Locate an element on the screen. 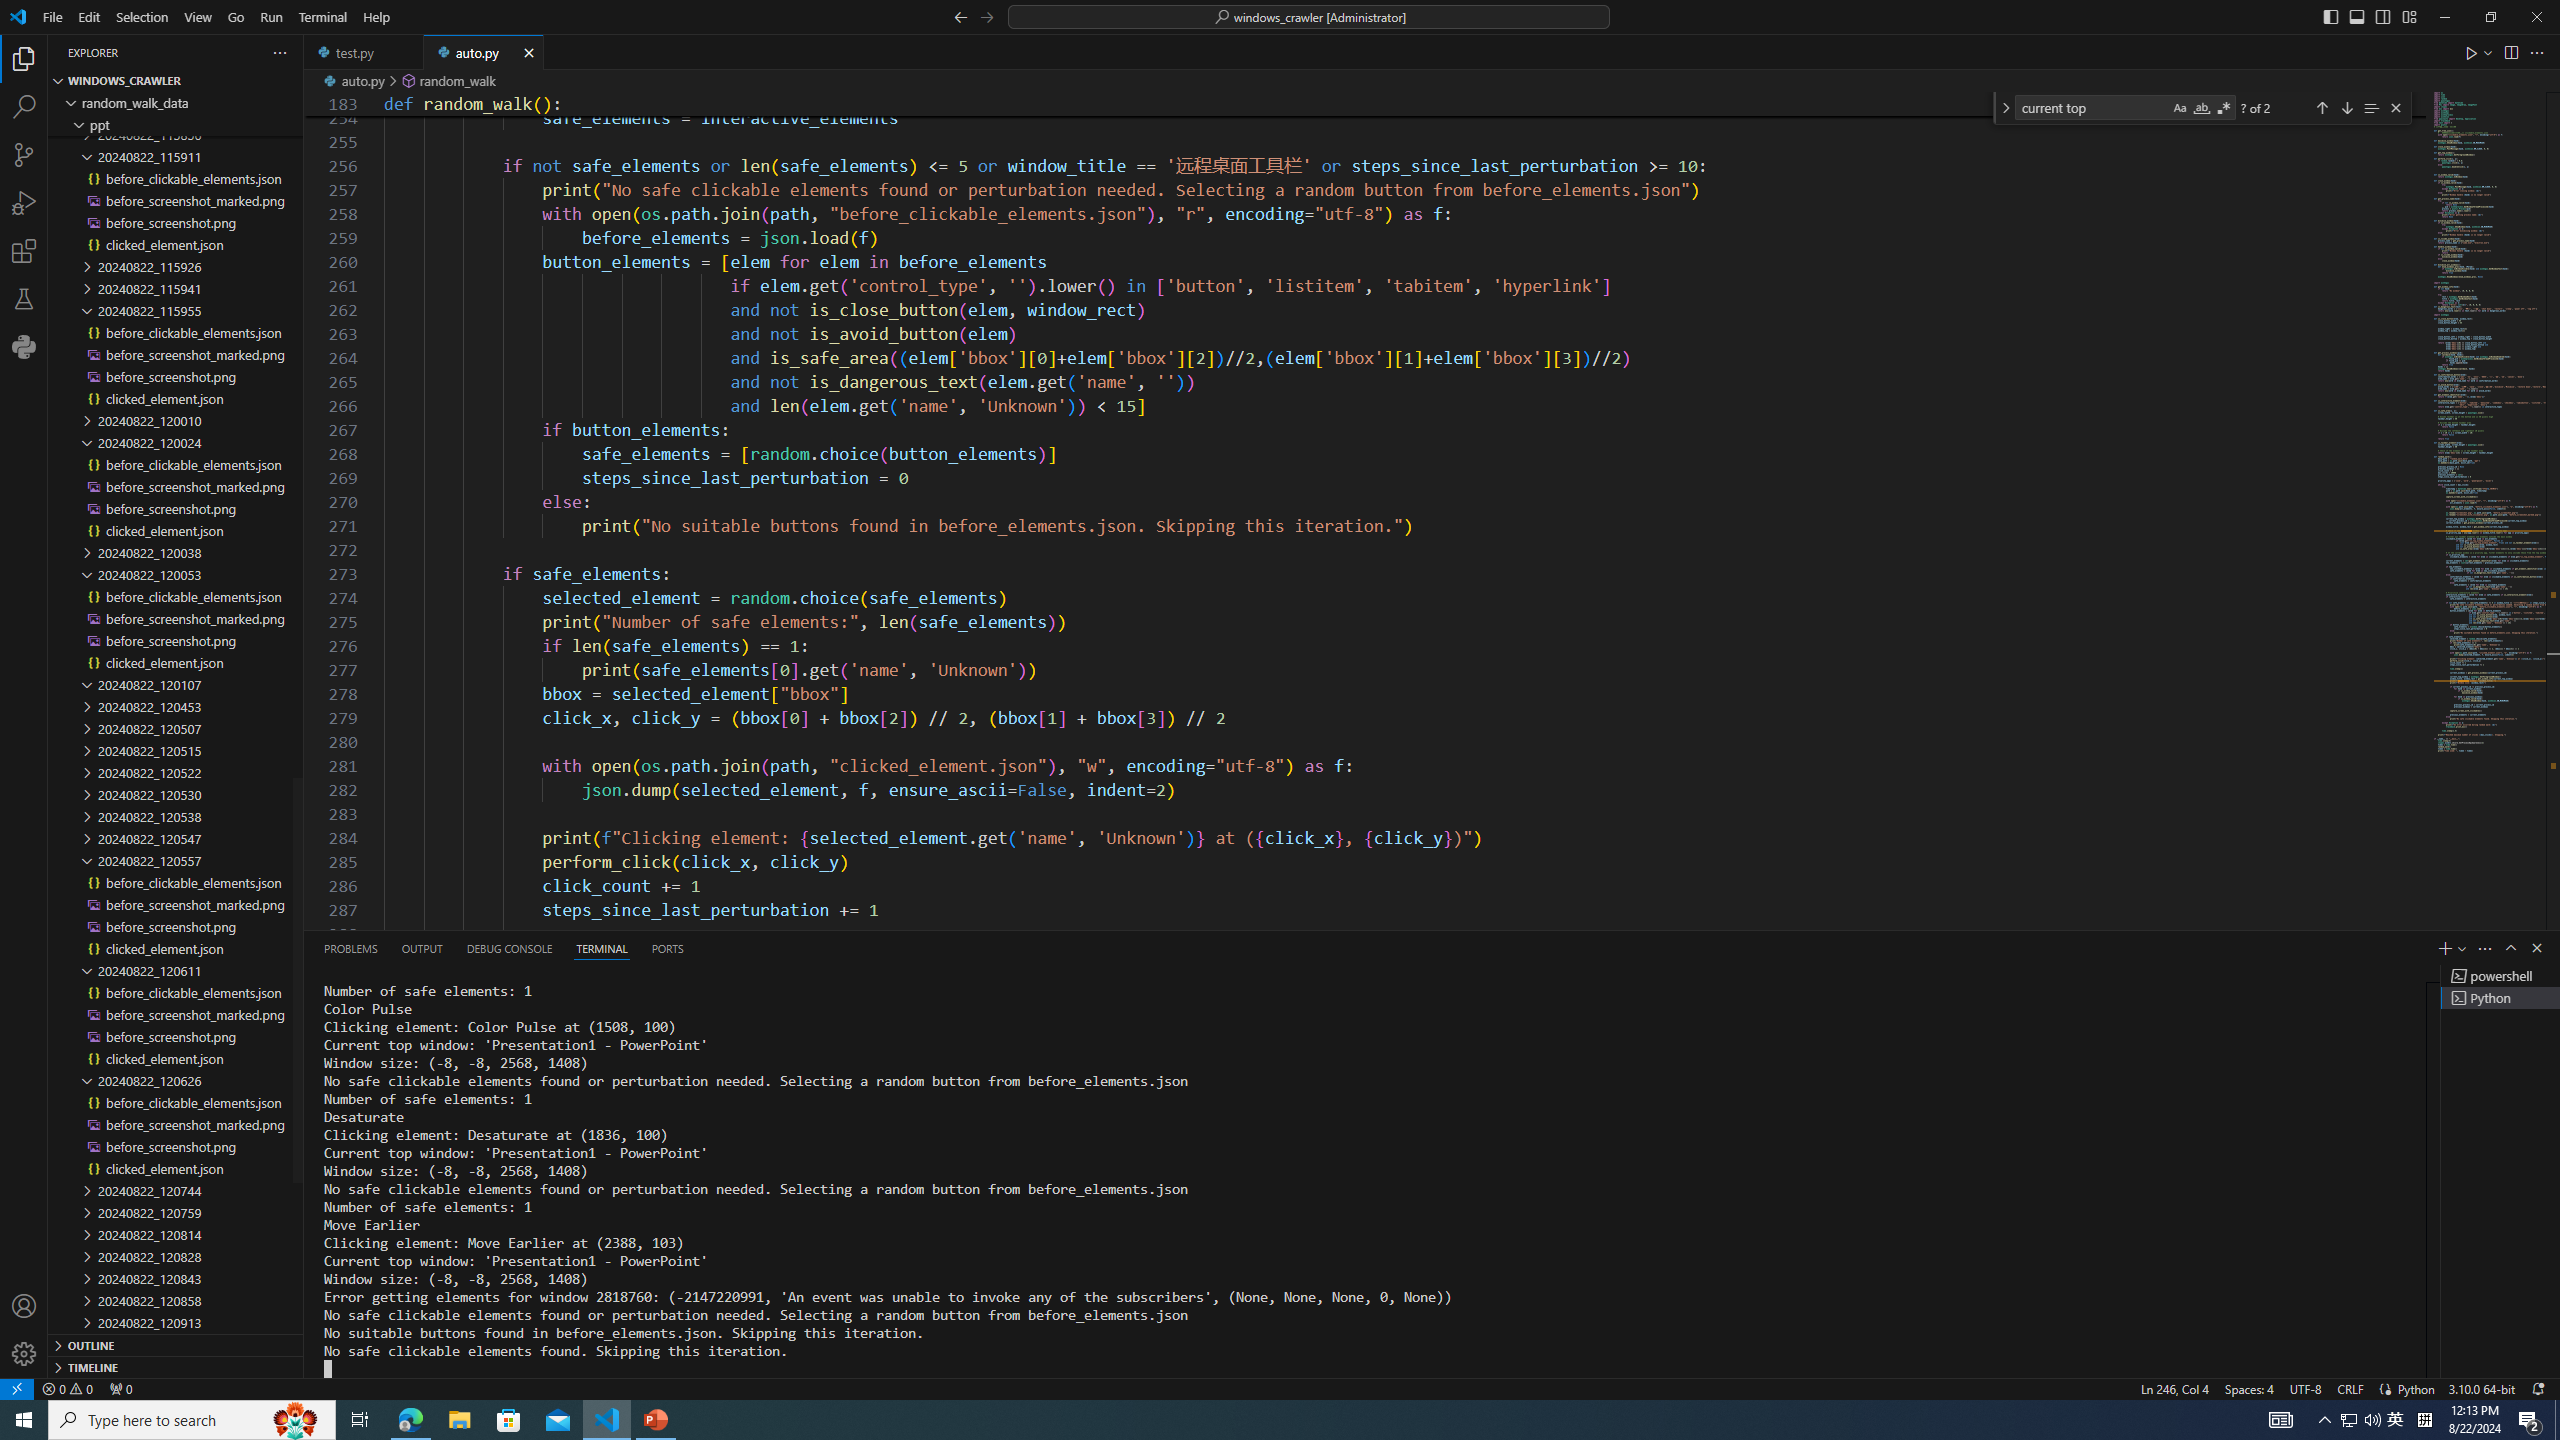  'Explorer (Ctrl+Shift+E)' is located at coordinates (24, 58).